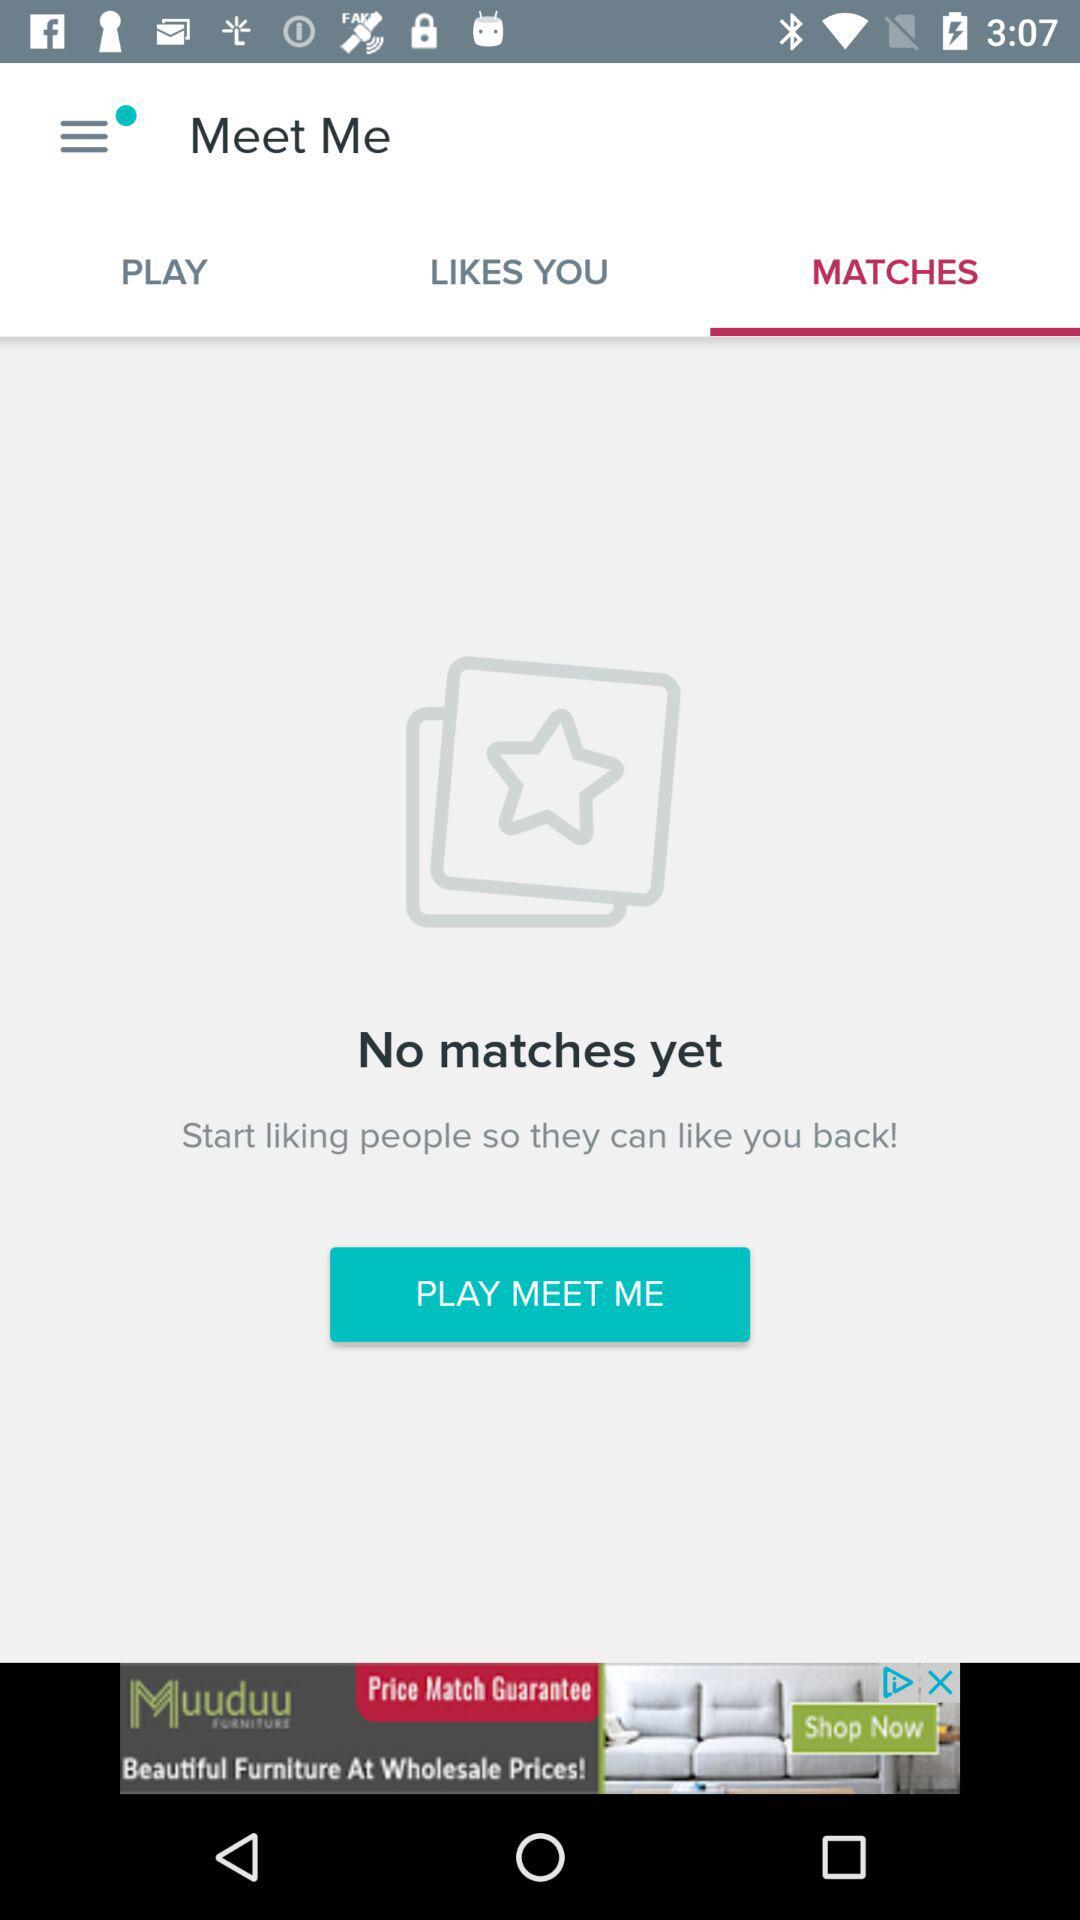 This screenshot has height=1920, width=1080. What do you see at coordinates (540, 1727) in the screenshot?
I see `advertisement` at bounding box center [540, 1727].